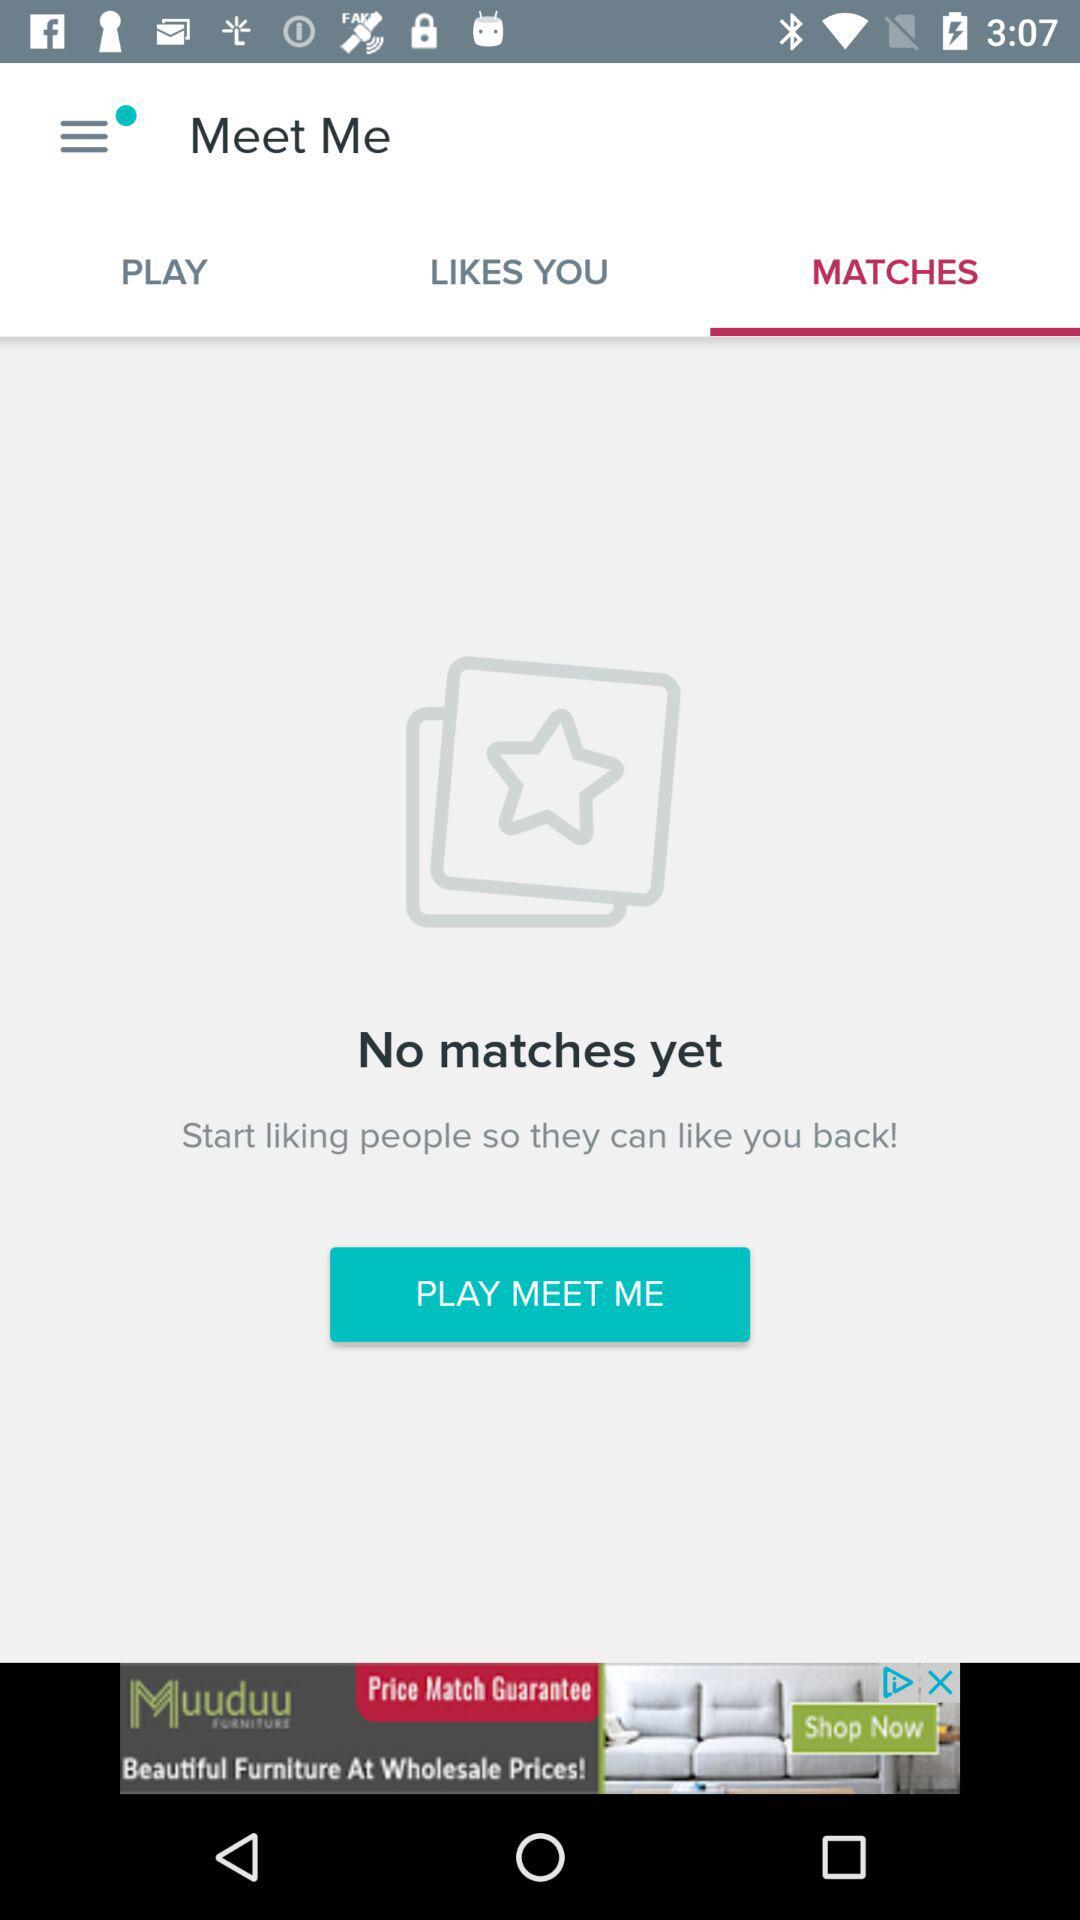 This screenshot has height=1920, width=1080. What do you see at coordinates (540, 1727) in the screenshot?
I see `advertisement` at bounding box center [540, 1727].